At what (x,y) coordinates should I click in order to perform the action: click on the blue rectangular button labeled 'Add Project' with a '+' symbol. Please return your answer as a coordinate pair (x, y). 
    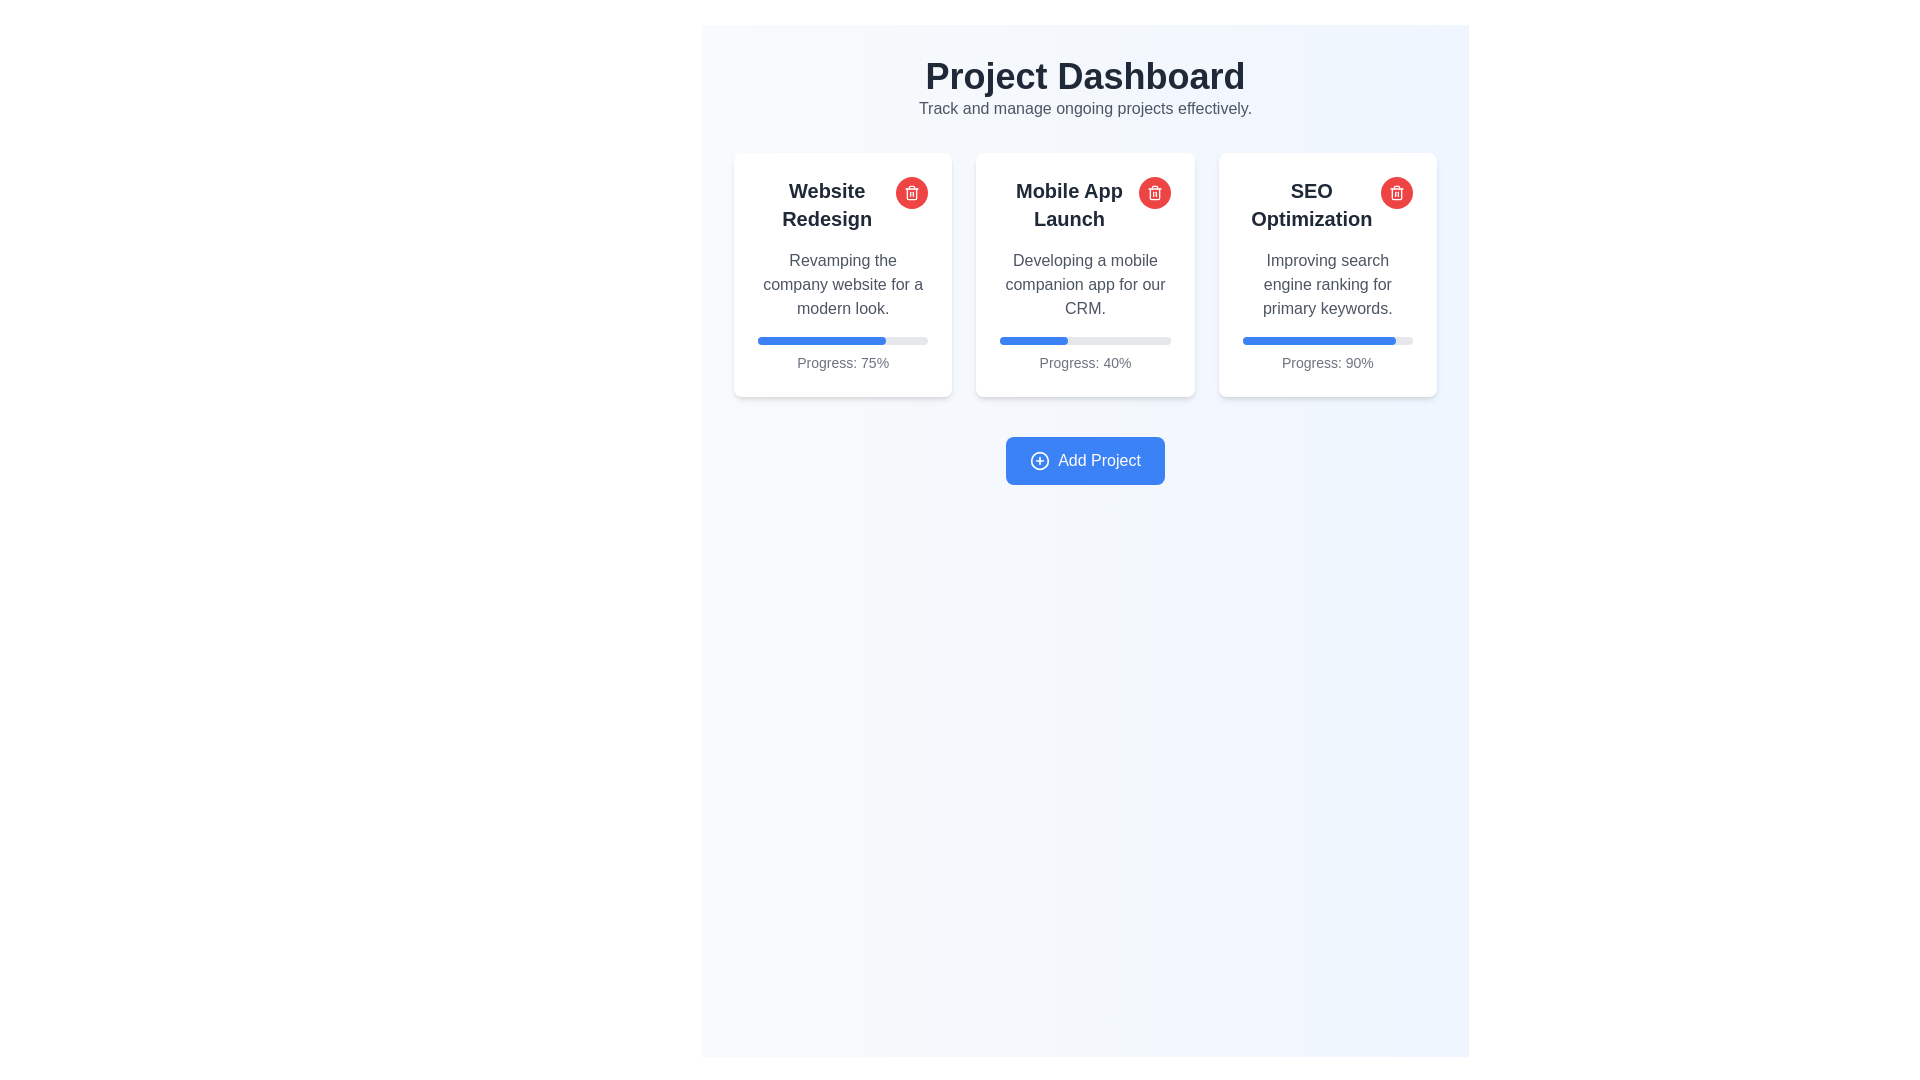
    Looking at the image, I should click on (1084, 461).